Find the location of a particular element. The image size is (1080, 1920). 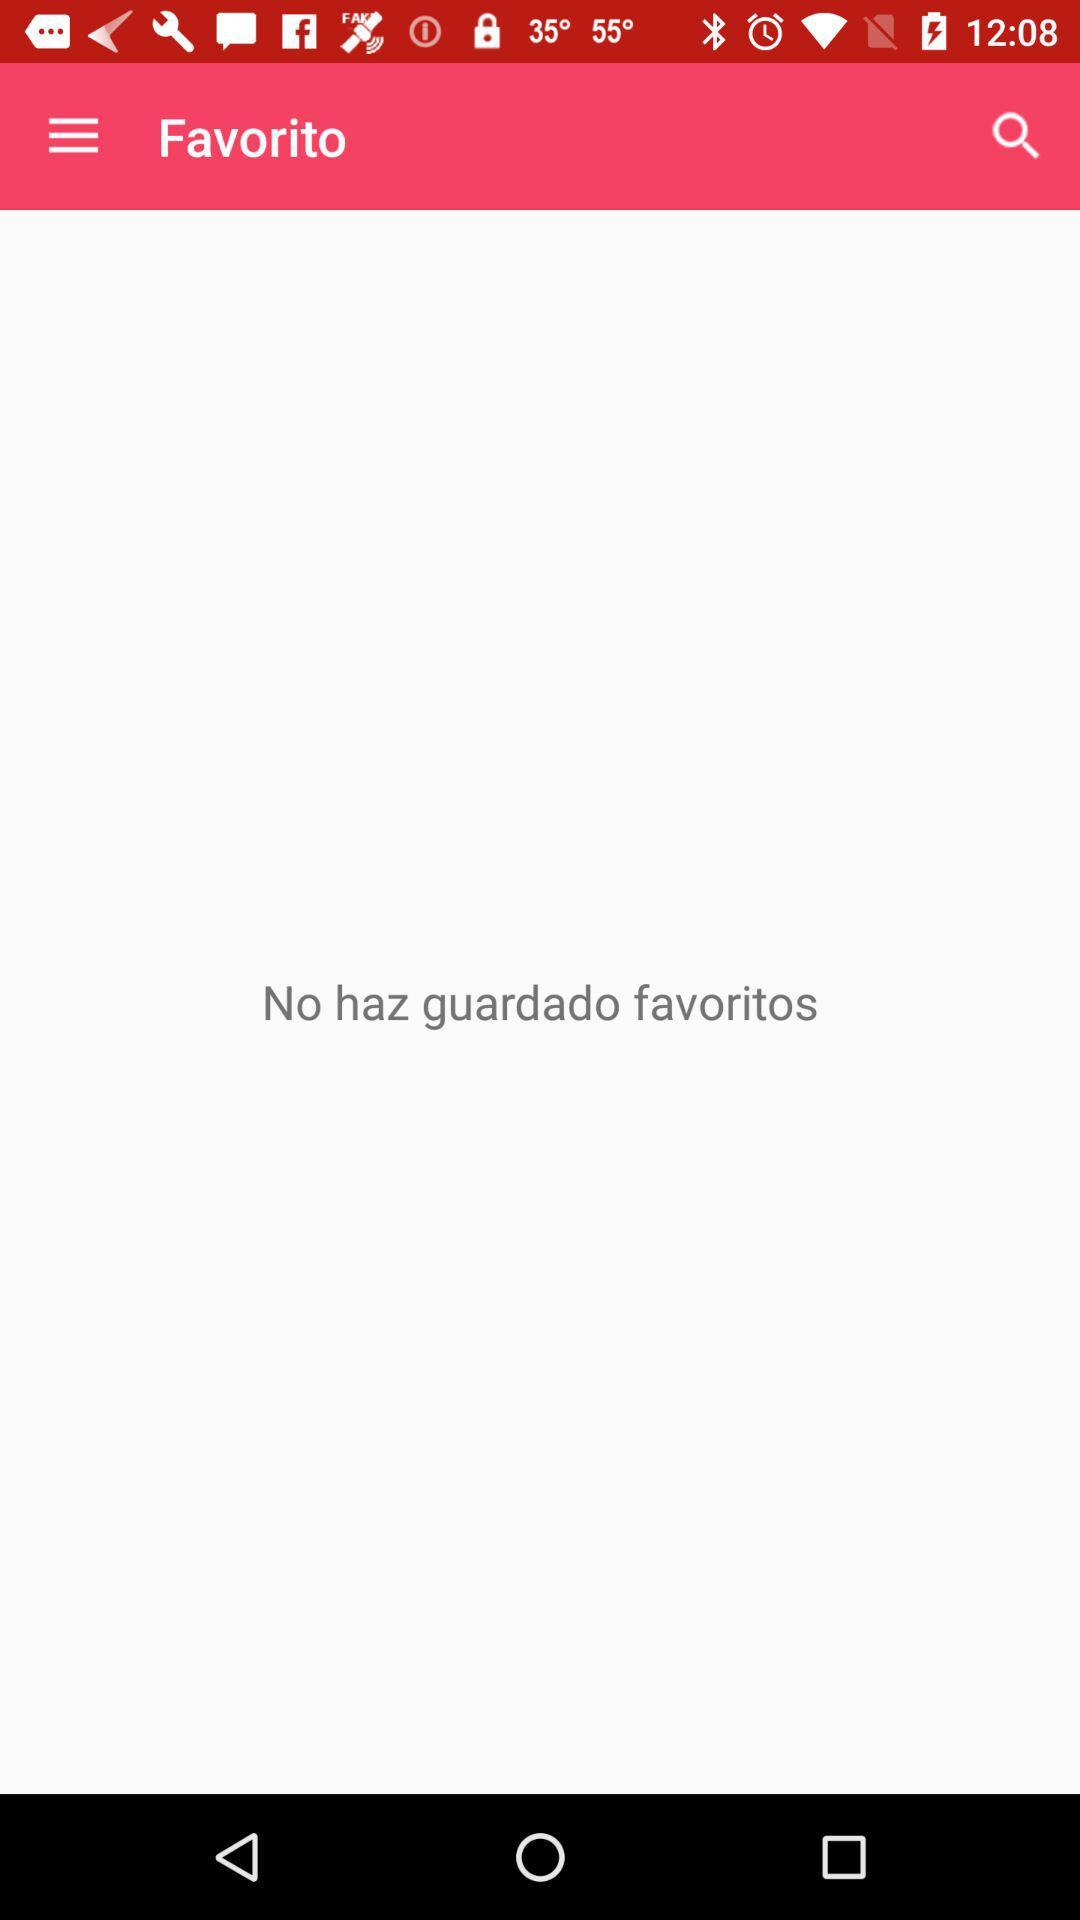

the item next to favorito icon is located at coordinates (72, 135).